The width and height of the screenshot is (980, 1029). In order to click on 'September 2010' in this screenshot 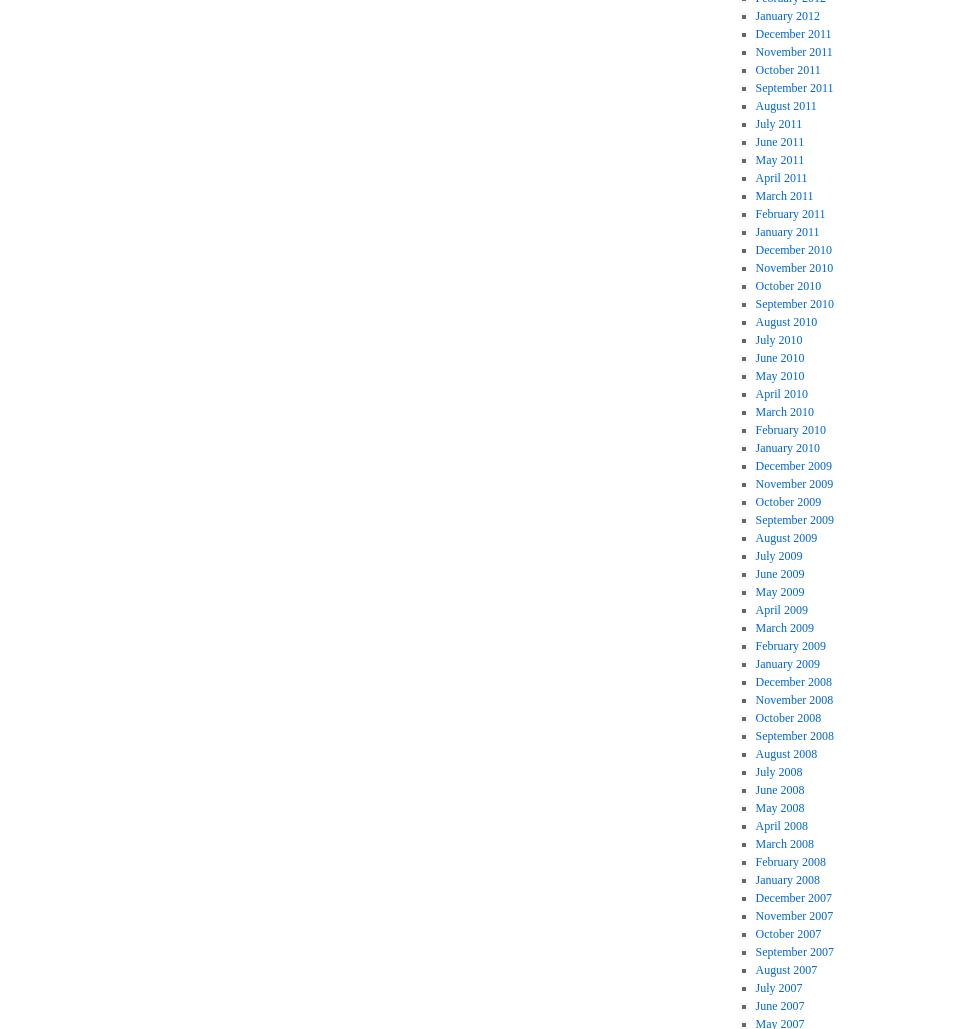, I will do `click(754, 303)`.